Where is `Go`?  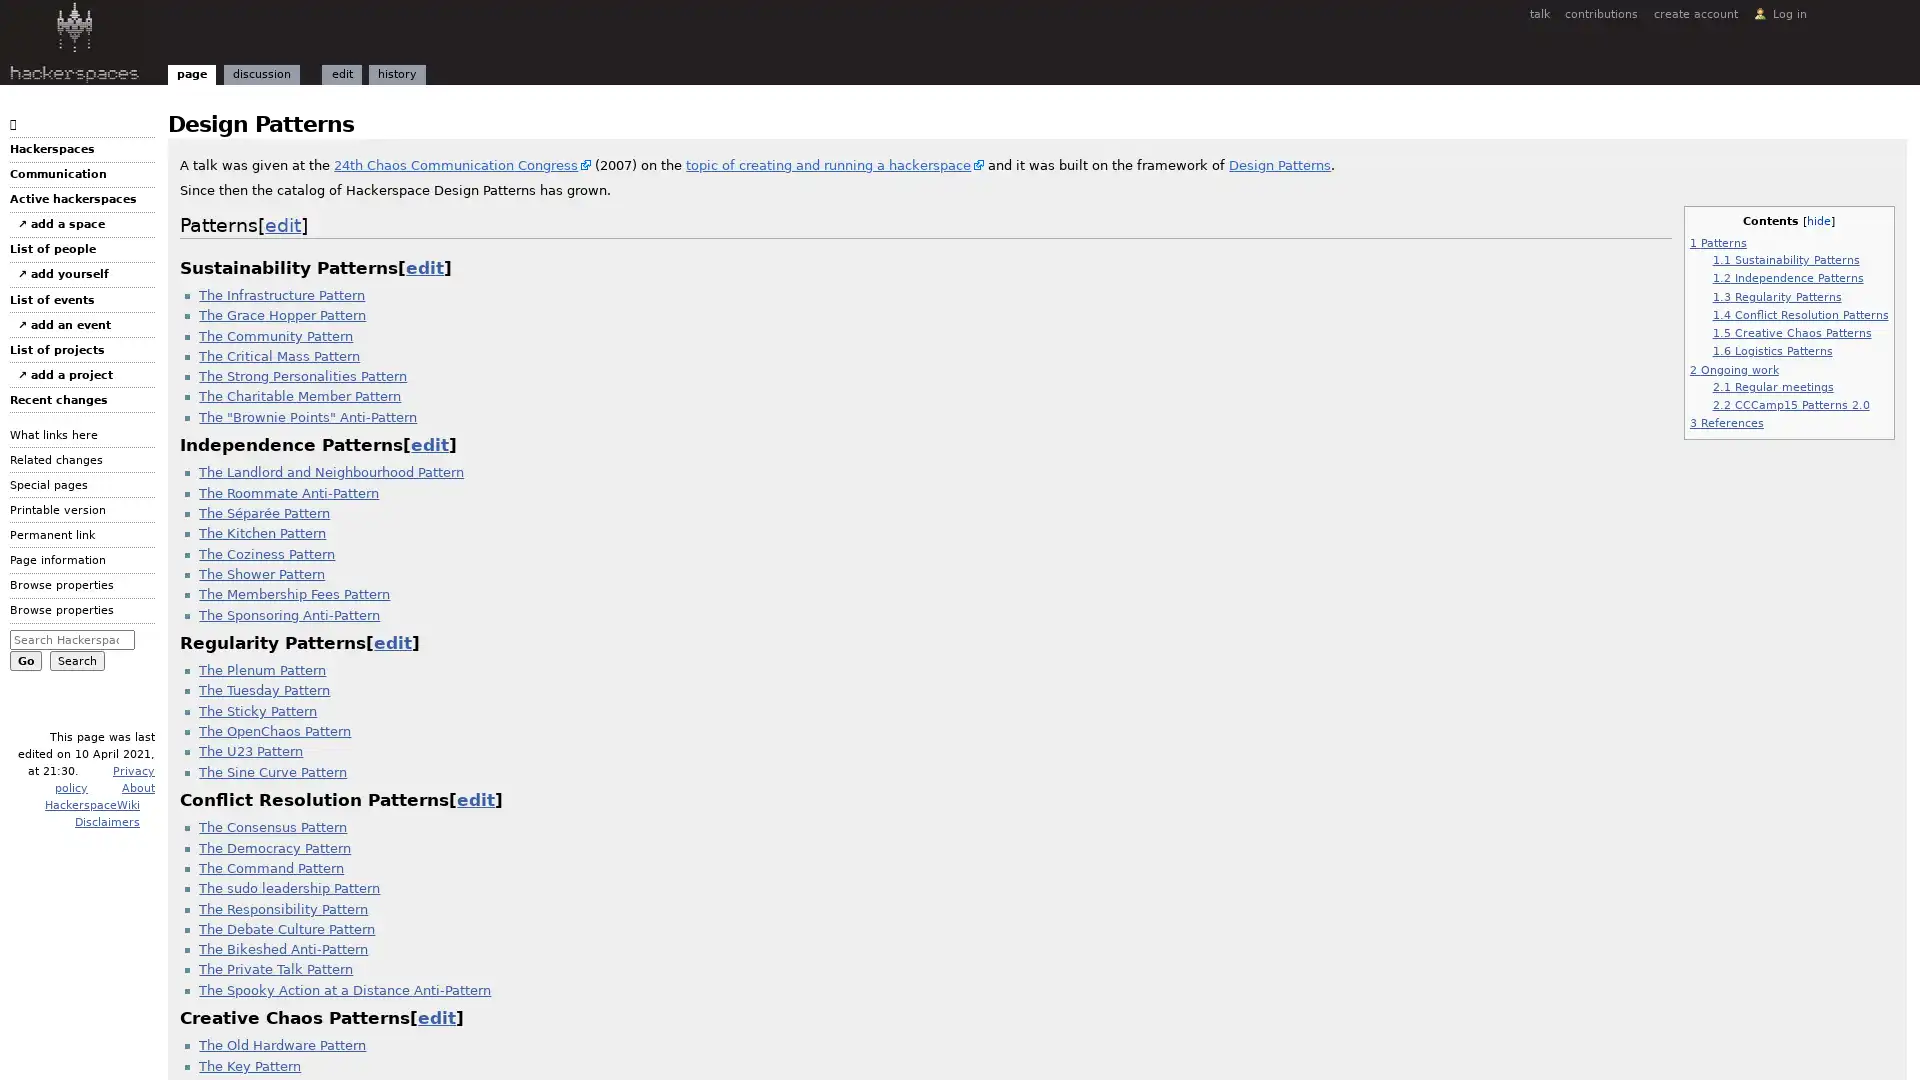 Go is located at coordinates (25, 660).